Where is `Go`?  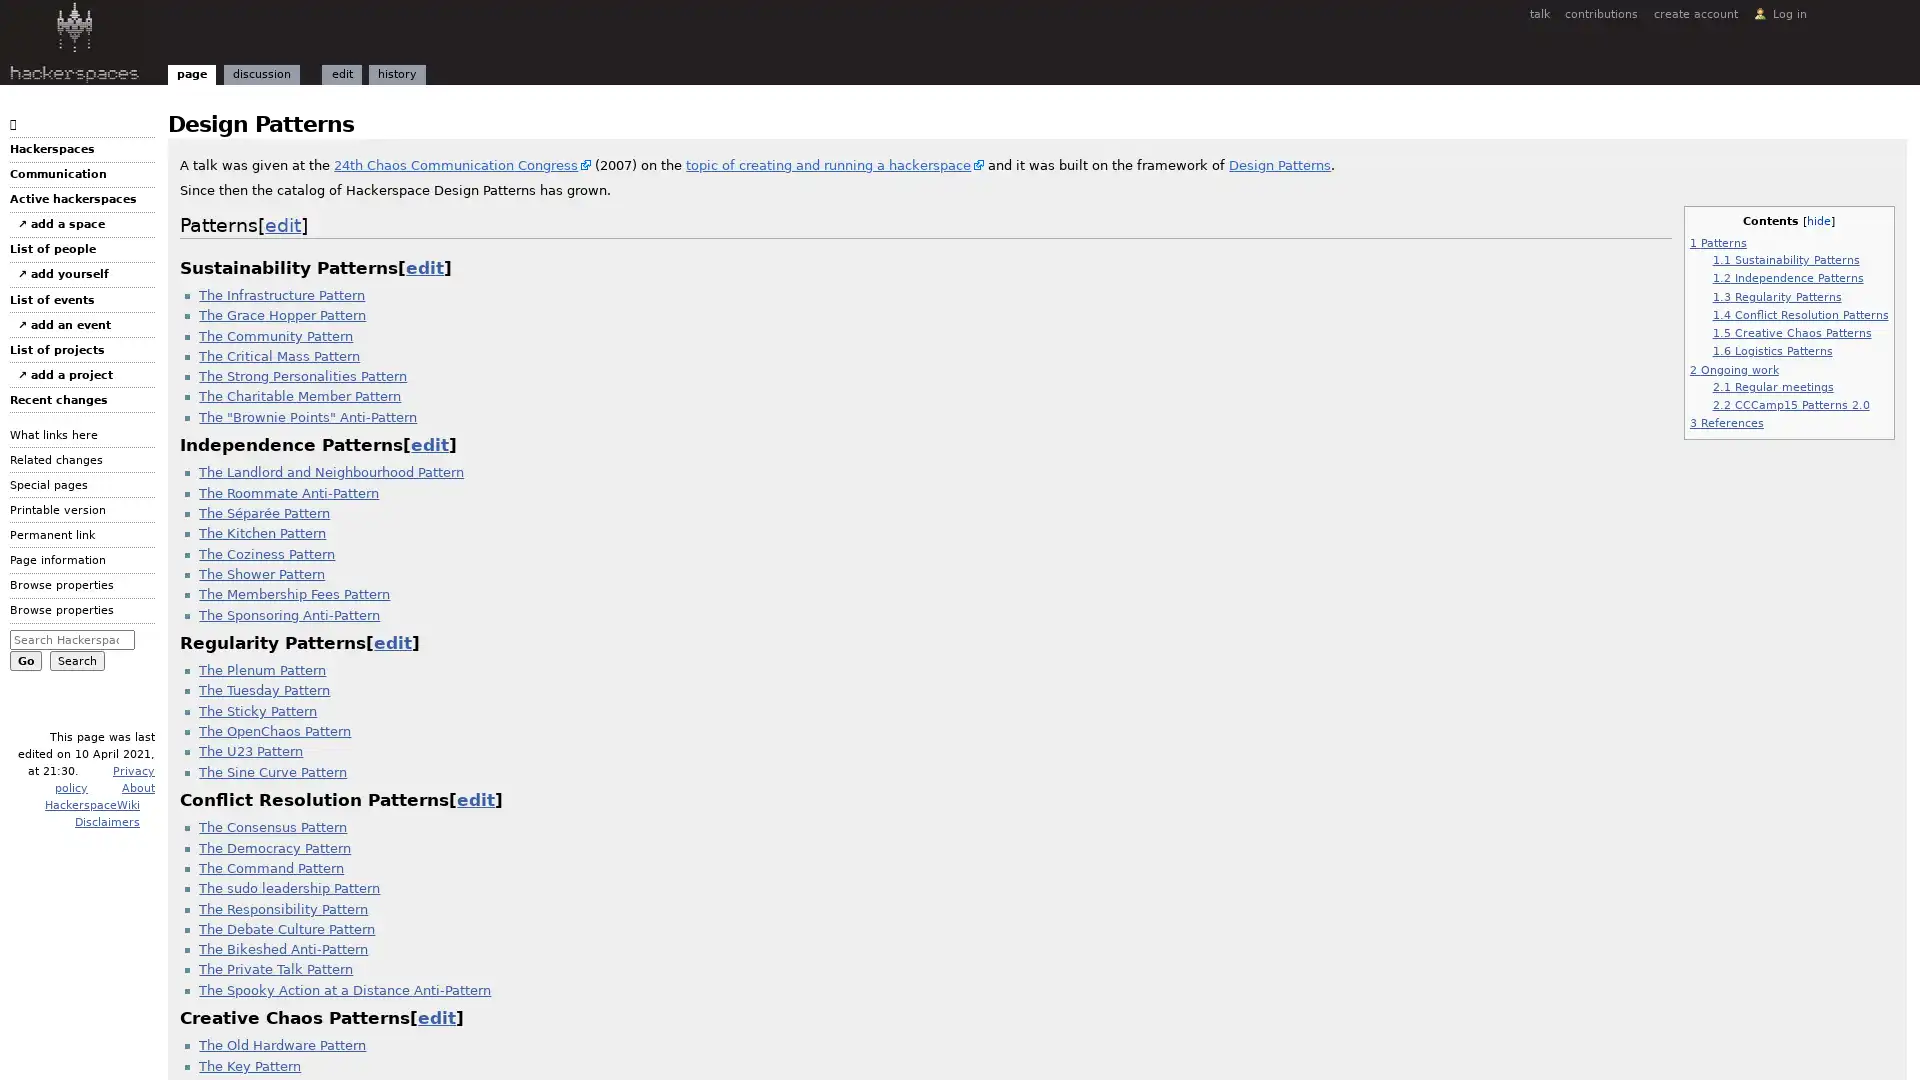 Go is located at coordinates (25, 660).